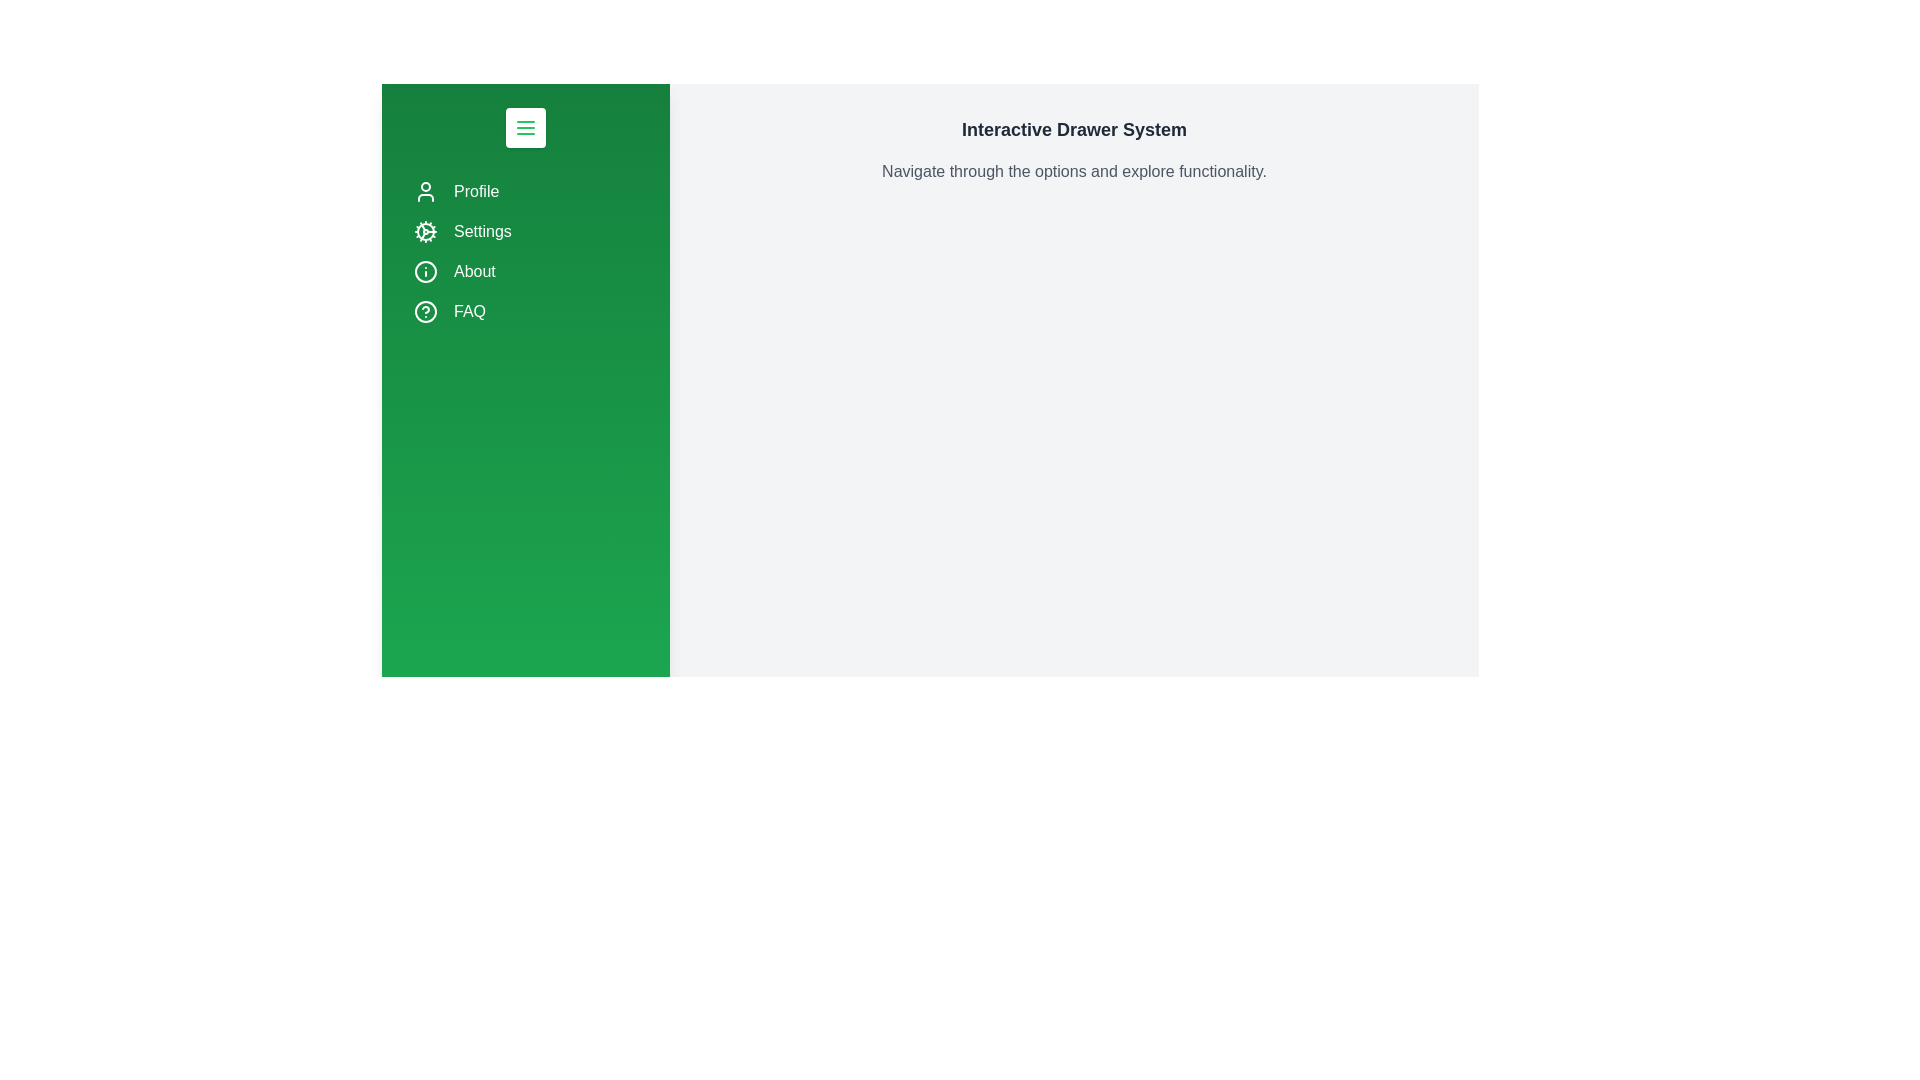 The image size is (1920, 1080). I want to click on the navigation item Settings by clicking on it, so click(526, 230).